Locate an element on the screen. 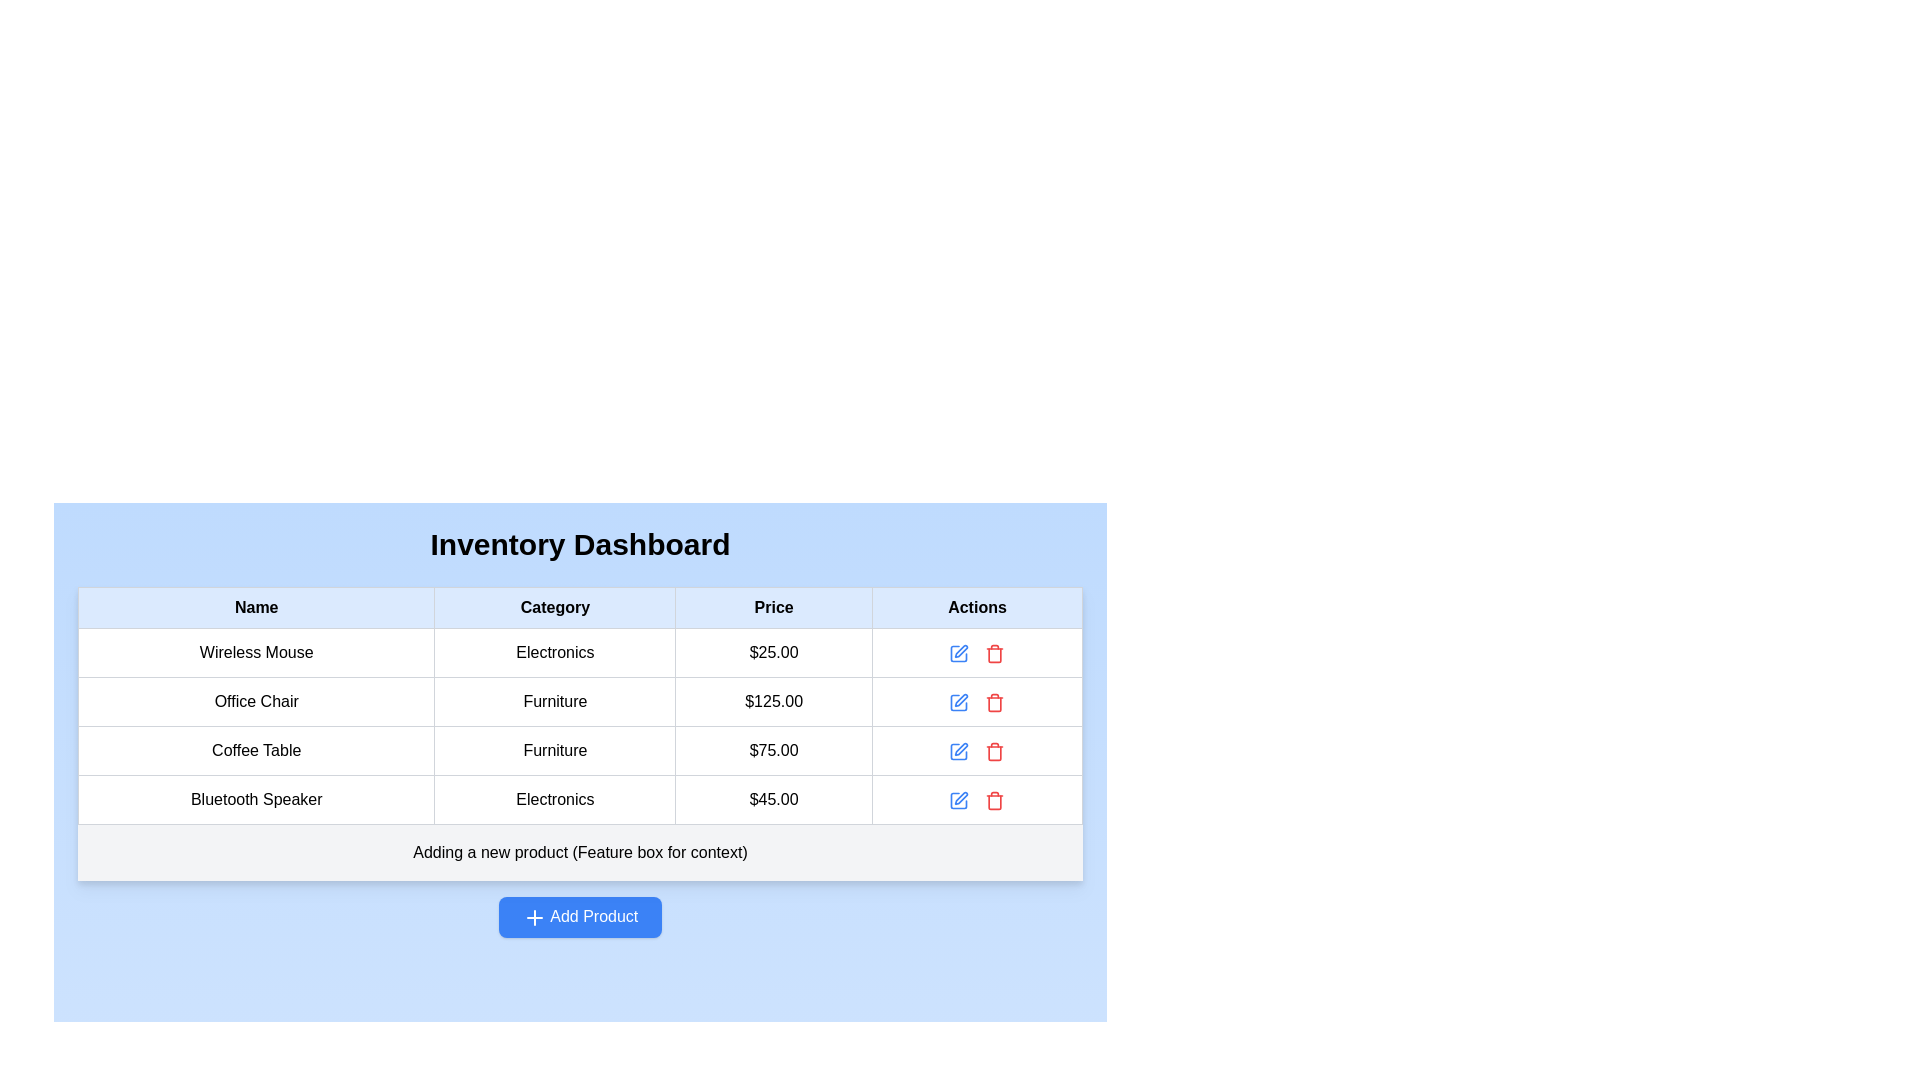  the table cell displaying the category 'Electronics' for the product 'Bluetooth Speaker' located in the fourth row under the 'Category' column is located at coordinates (579, 798).